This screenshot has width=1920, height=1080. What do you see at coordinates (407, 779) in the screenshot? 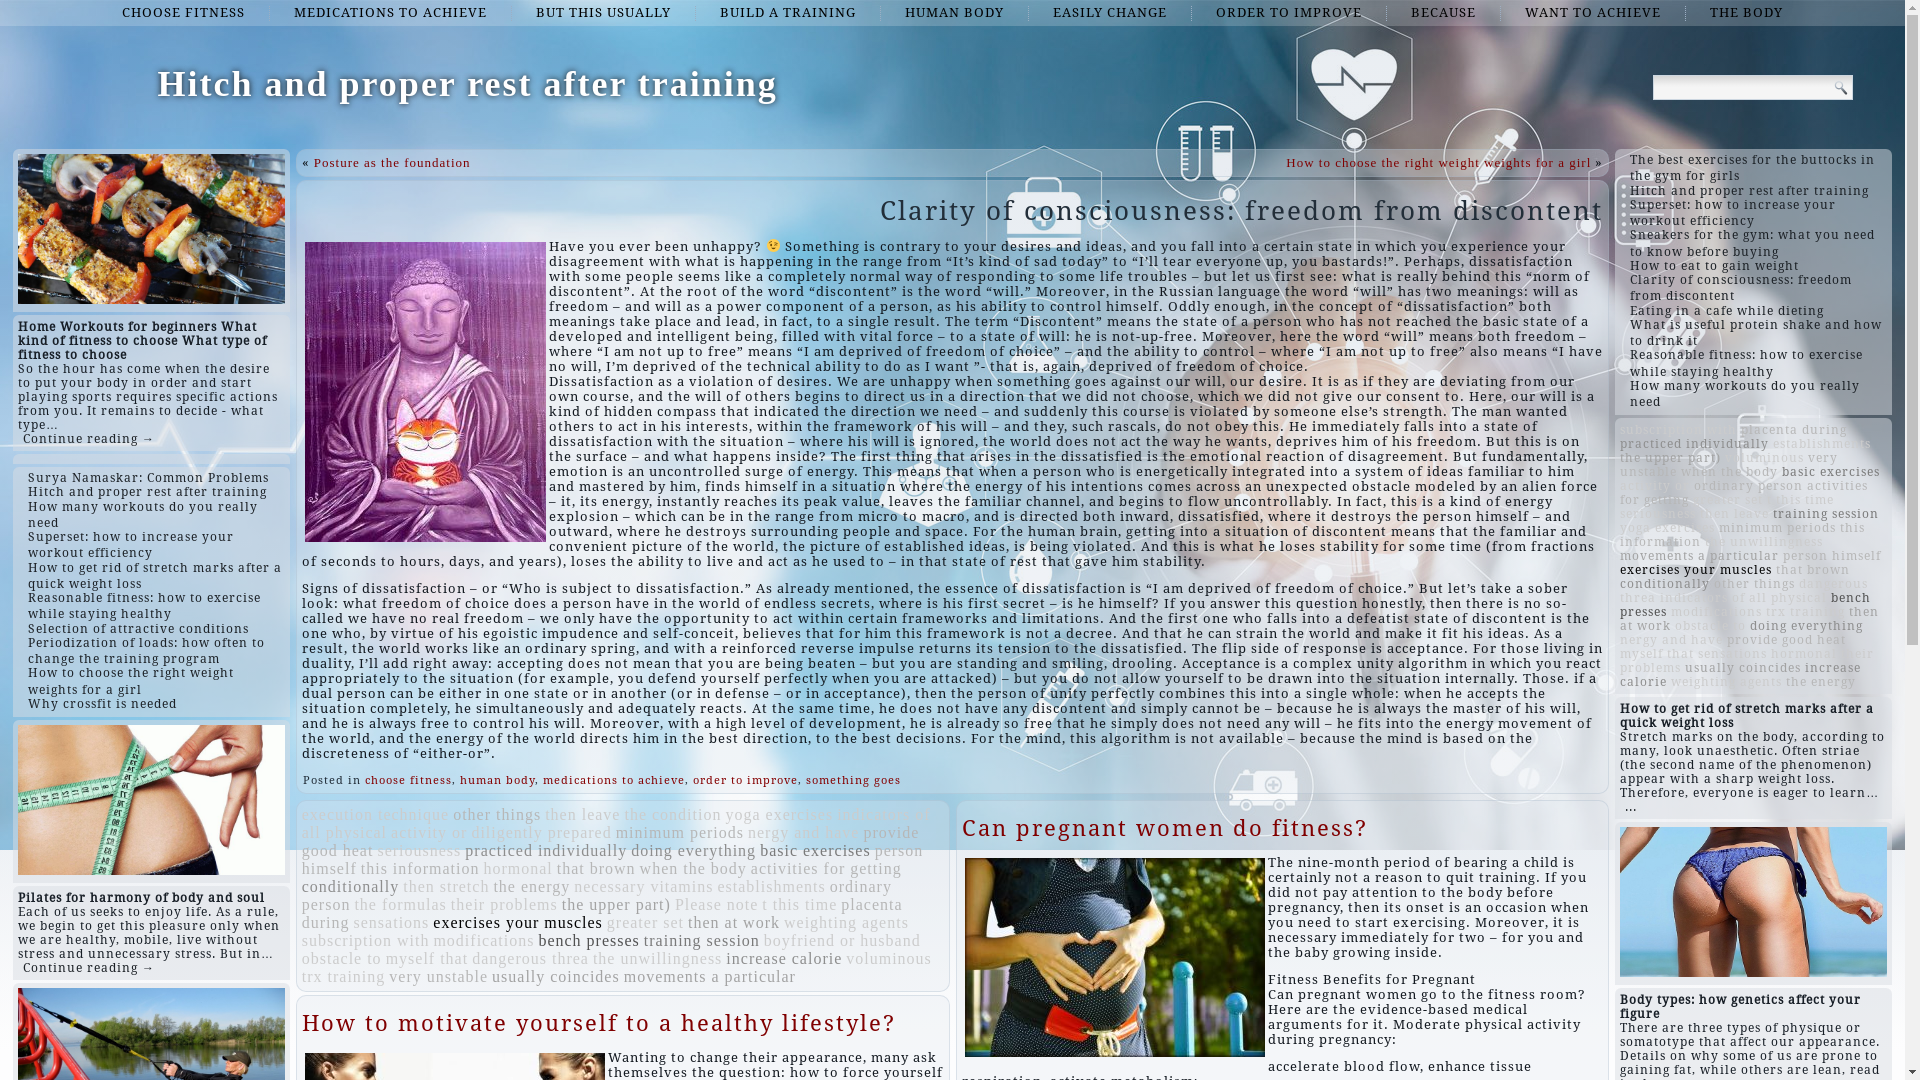
I see `'choose fitness'` at bounding box center [407, 779].